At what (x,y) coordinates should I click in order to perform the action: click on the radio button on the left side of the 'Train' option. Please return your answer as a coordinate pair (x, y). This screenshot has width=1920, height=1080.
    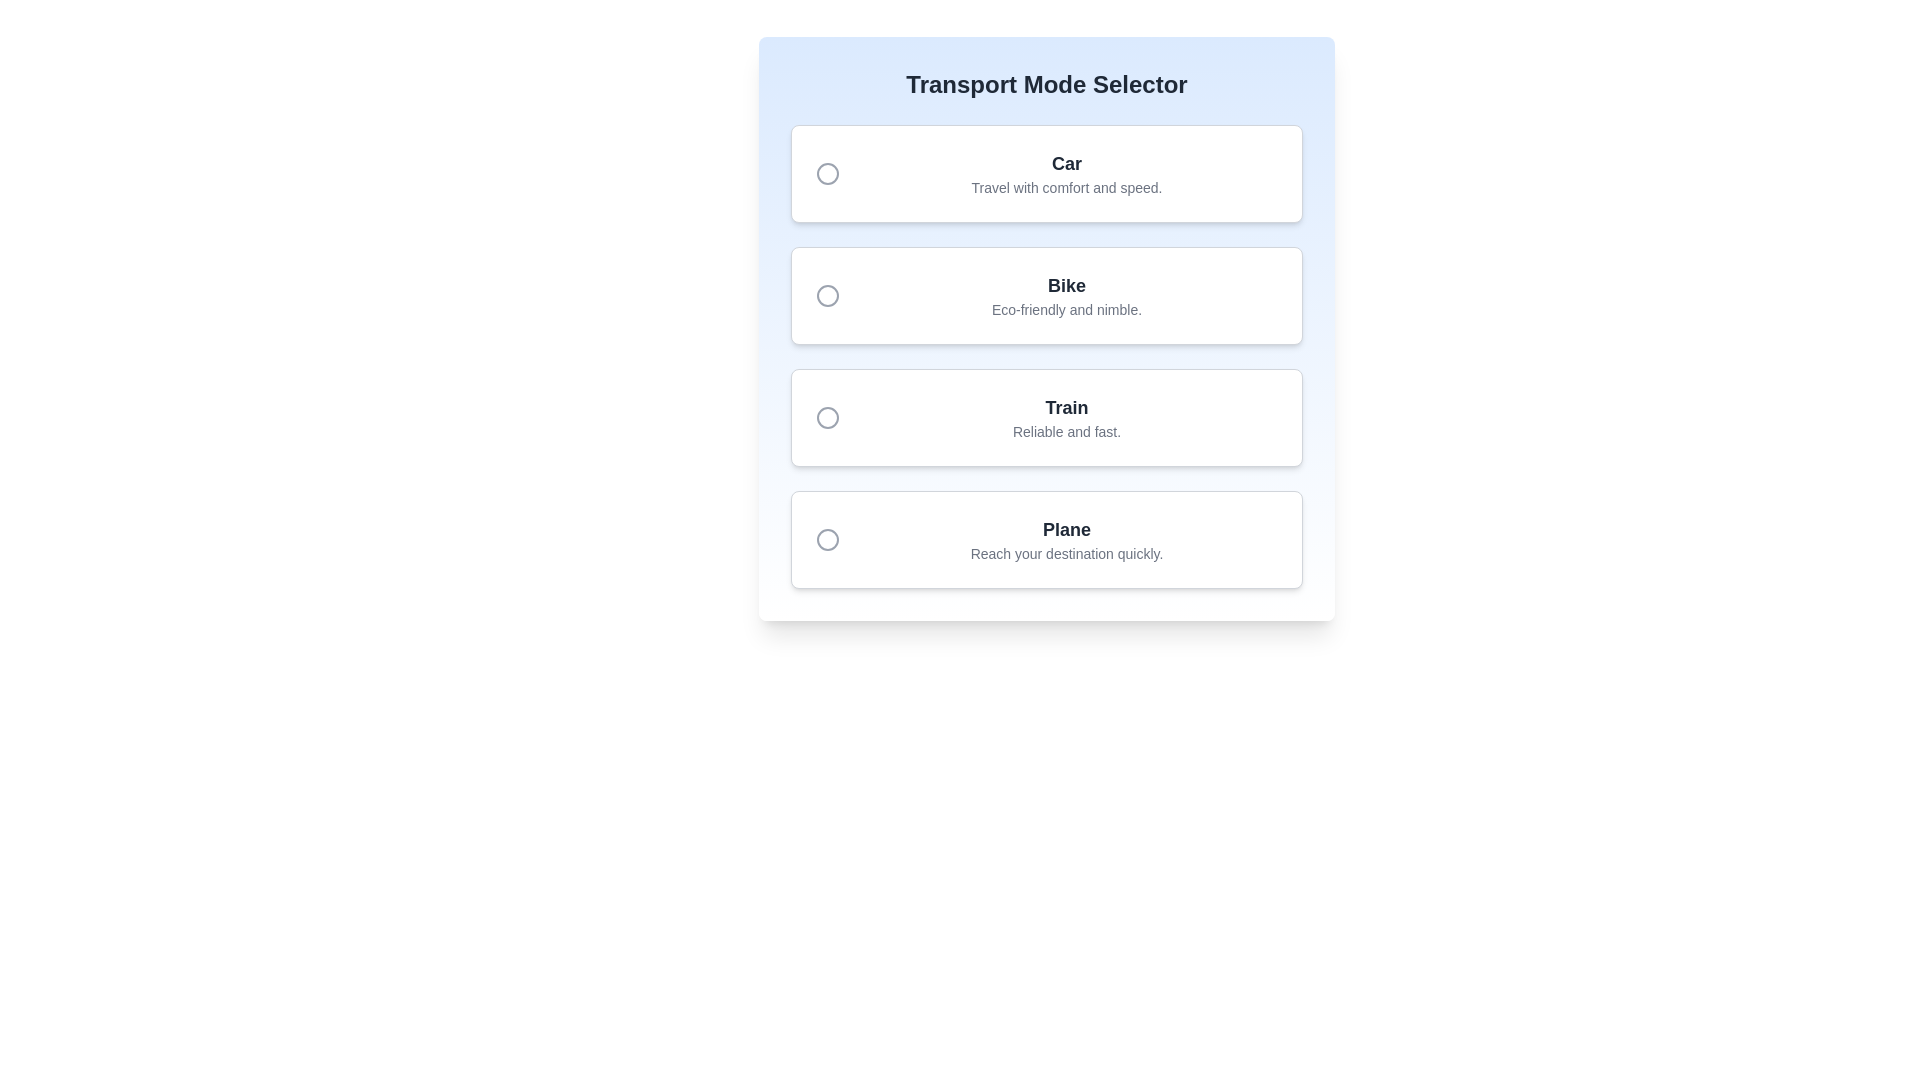
    Looking at the image, I should click on (828, 416).